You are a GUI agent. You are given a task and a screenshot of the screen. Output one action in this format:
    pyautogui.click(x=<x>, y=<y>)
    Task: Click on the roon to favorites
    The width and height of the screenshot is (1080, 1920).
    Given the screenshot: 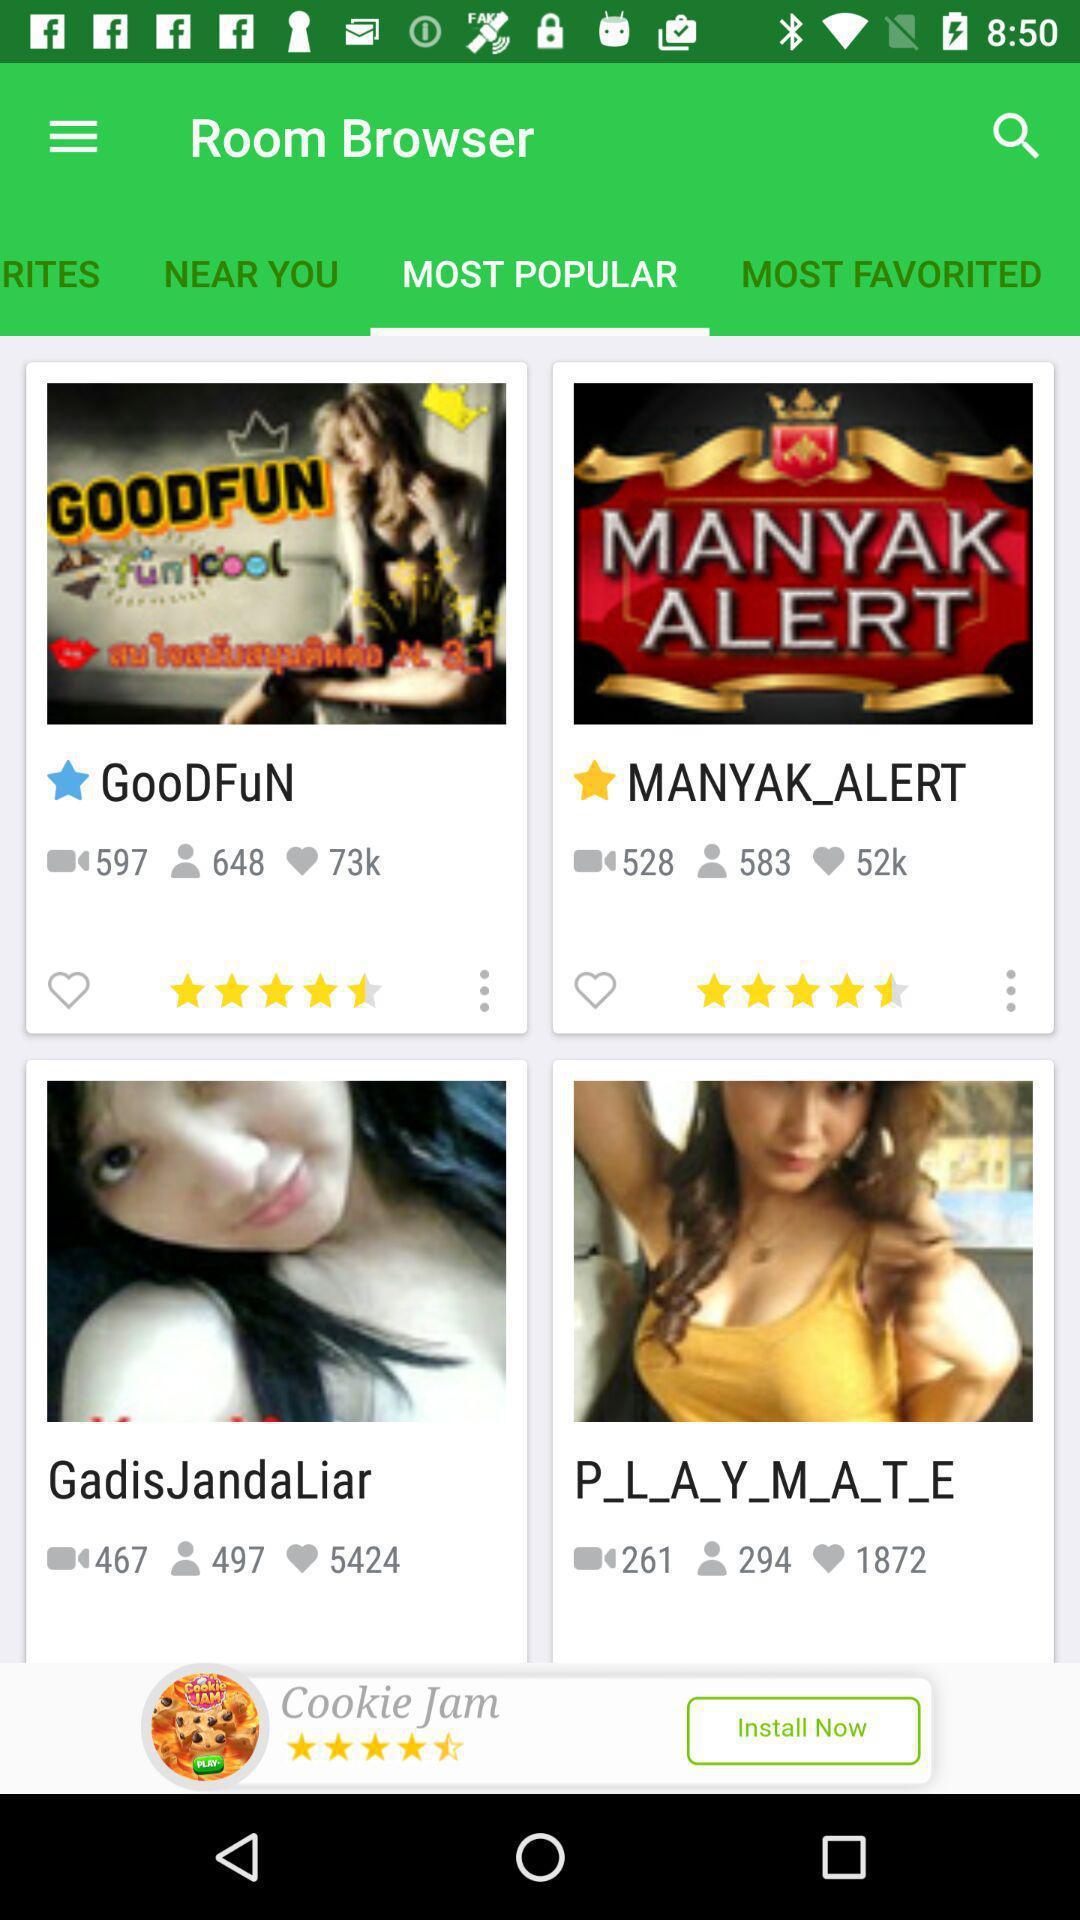 What is the action you would take?
    pyautogui.click(x=596, y=988)
    